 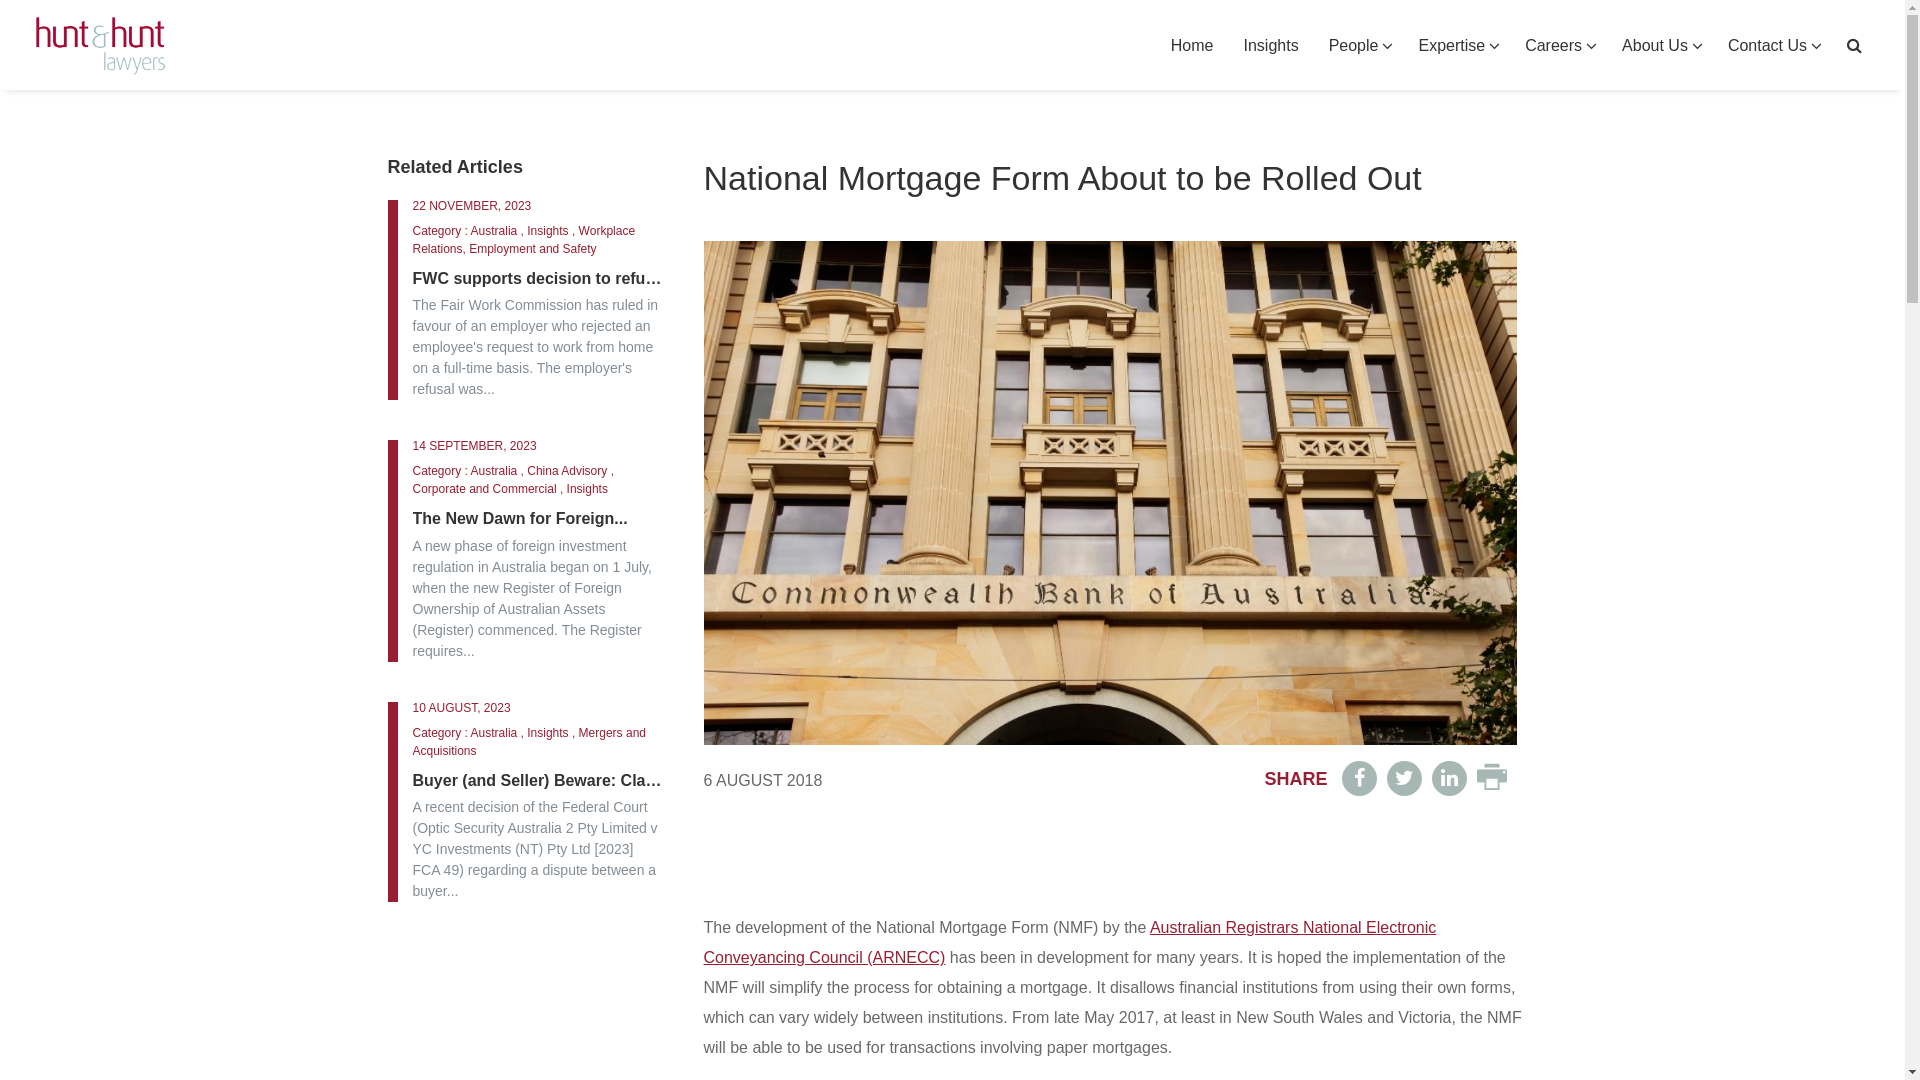 I want to click on 'Print friendly version', so click(x=1477, y=783).